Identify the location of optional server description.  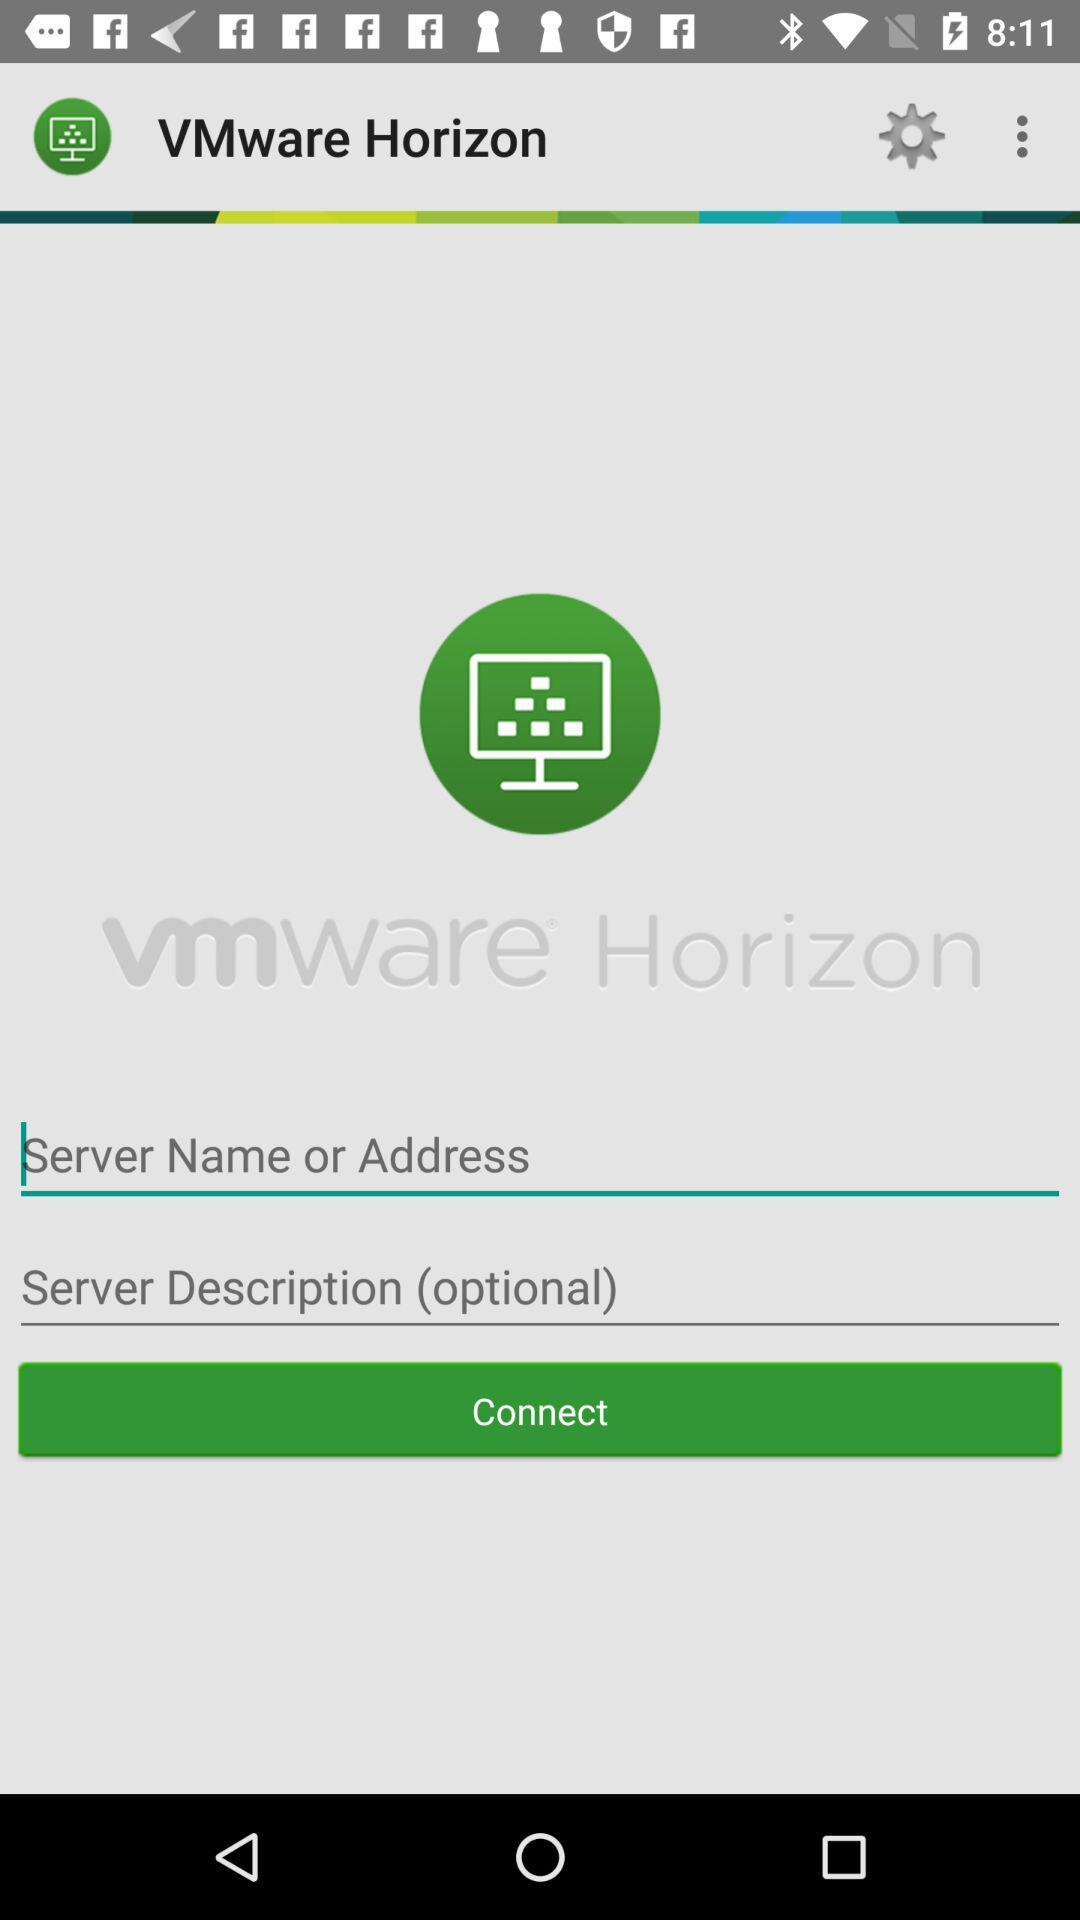
(540, 1286).